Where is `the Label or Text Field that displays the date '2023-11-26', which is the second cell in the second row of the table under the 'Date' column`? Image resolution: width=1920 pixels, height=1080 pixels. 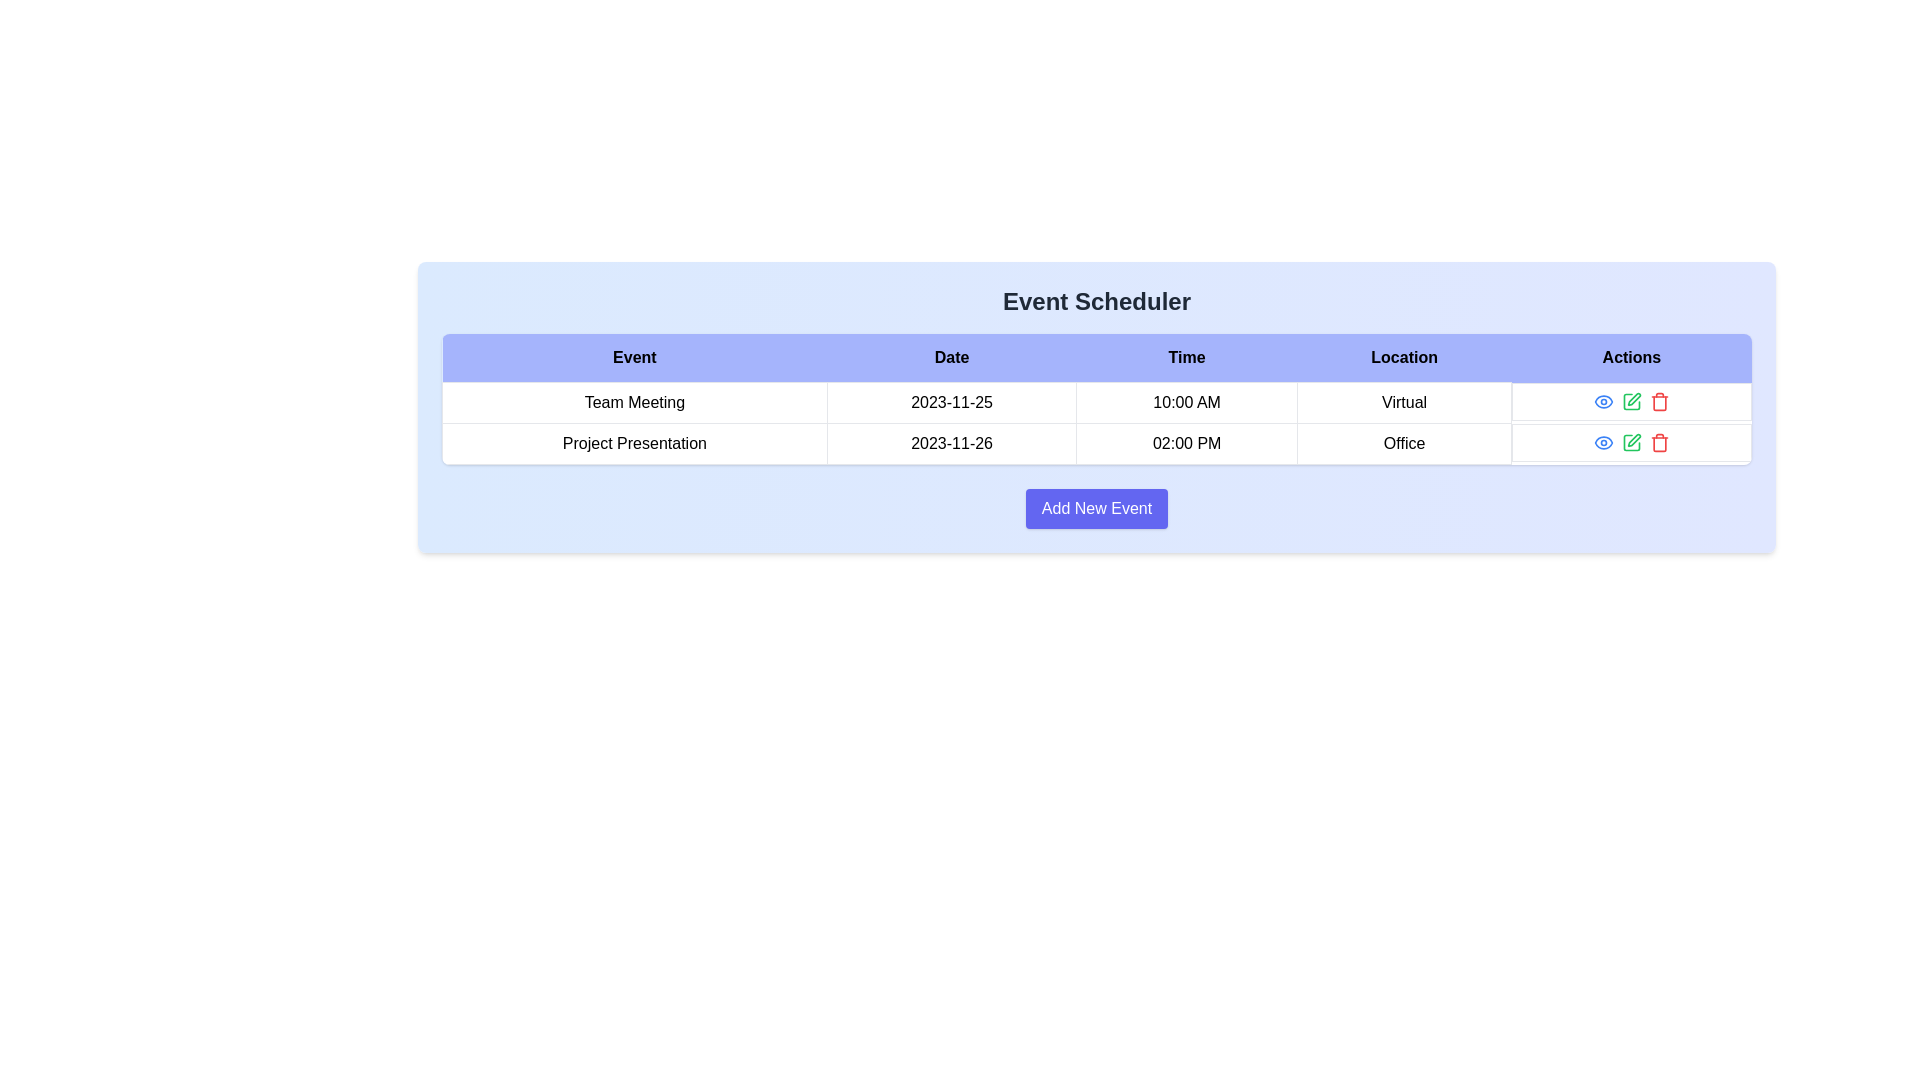
the Label or Text Field that displays the date '2023-11-26', which is the second cell in the second row of the table under the 'Date' column is located at coordinates (951, 442).